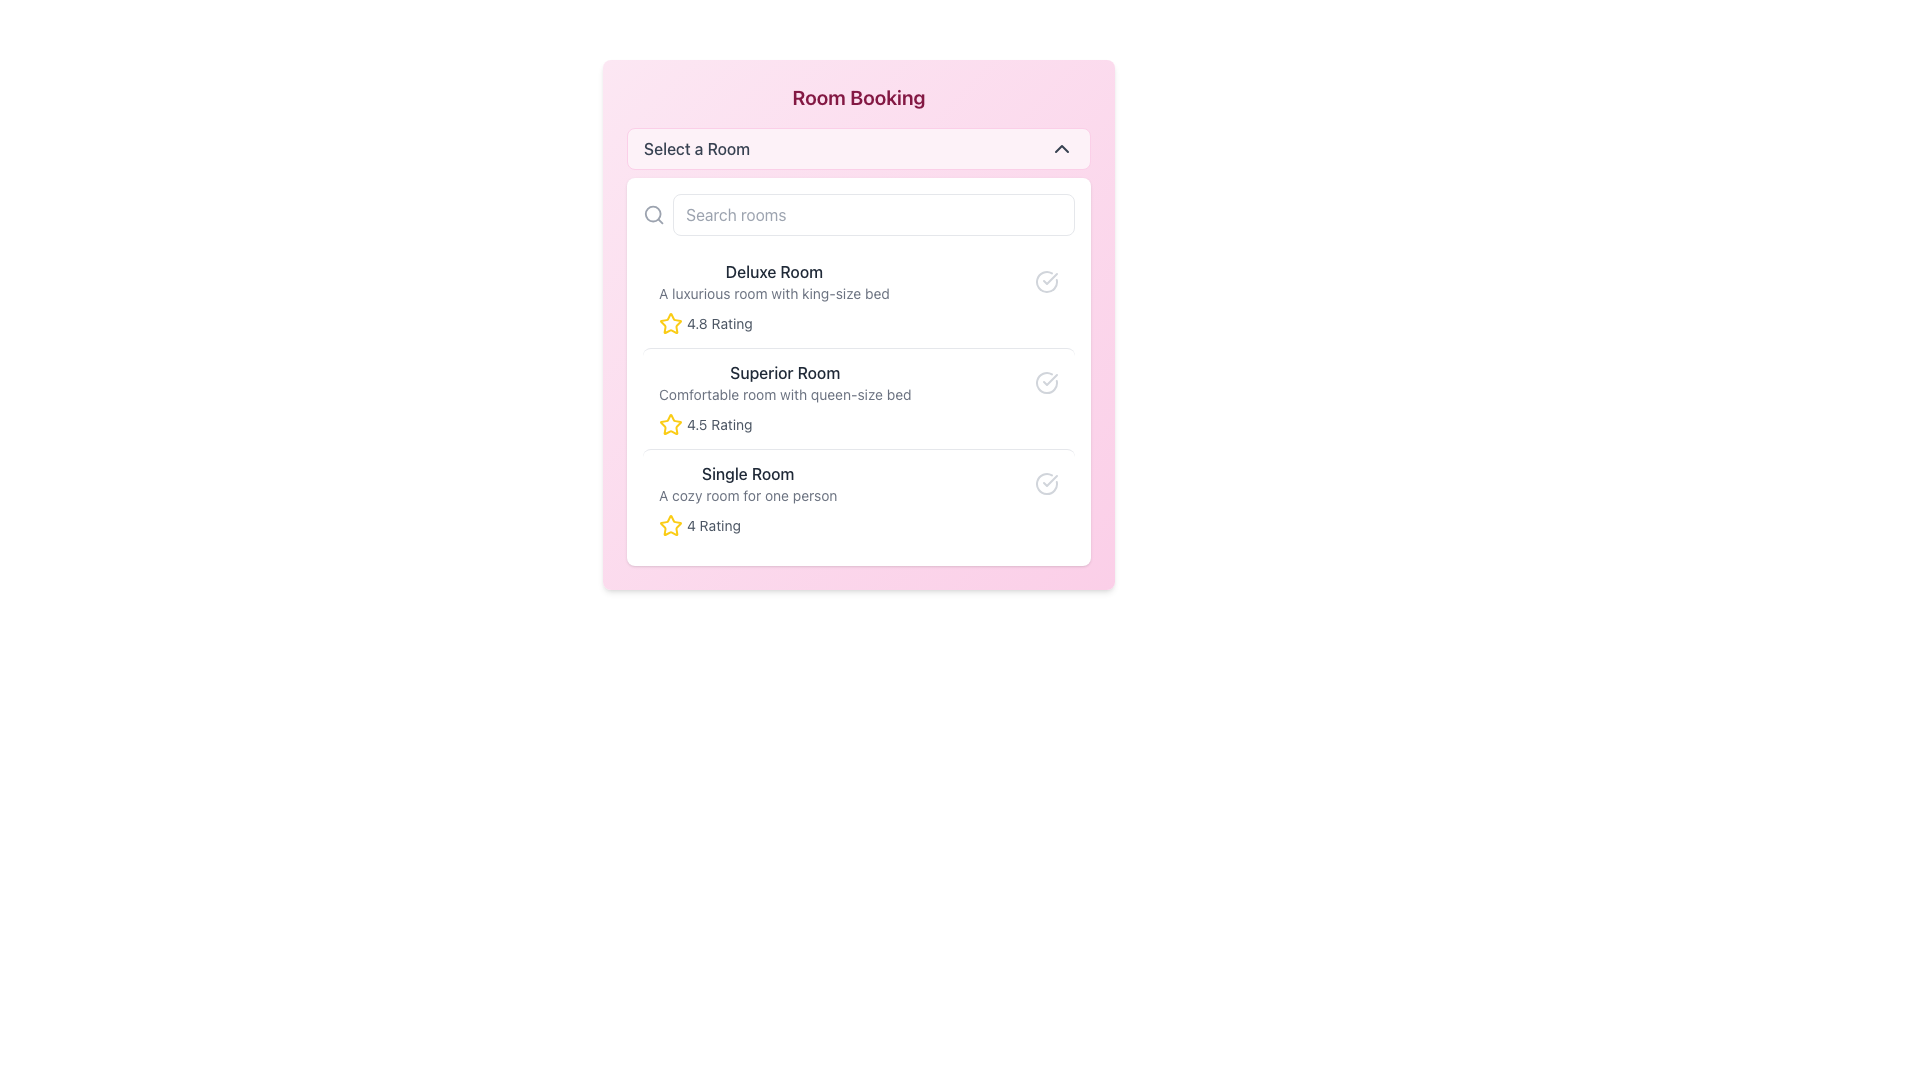 The height and width of the screenshot is (1080, 1920). I want to click on the circular confirmation icon with a checkmark located in the 'Superior Room' section, positioned to the far right of the section's title and description text, so click(1045, 382).